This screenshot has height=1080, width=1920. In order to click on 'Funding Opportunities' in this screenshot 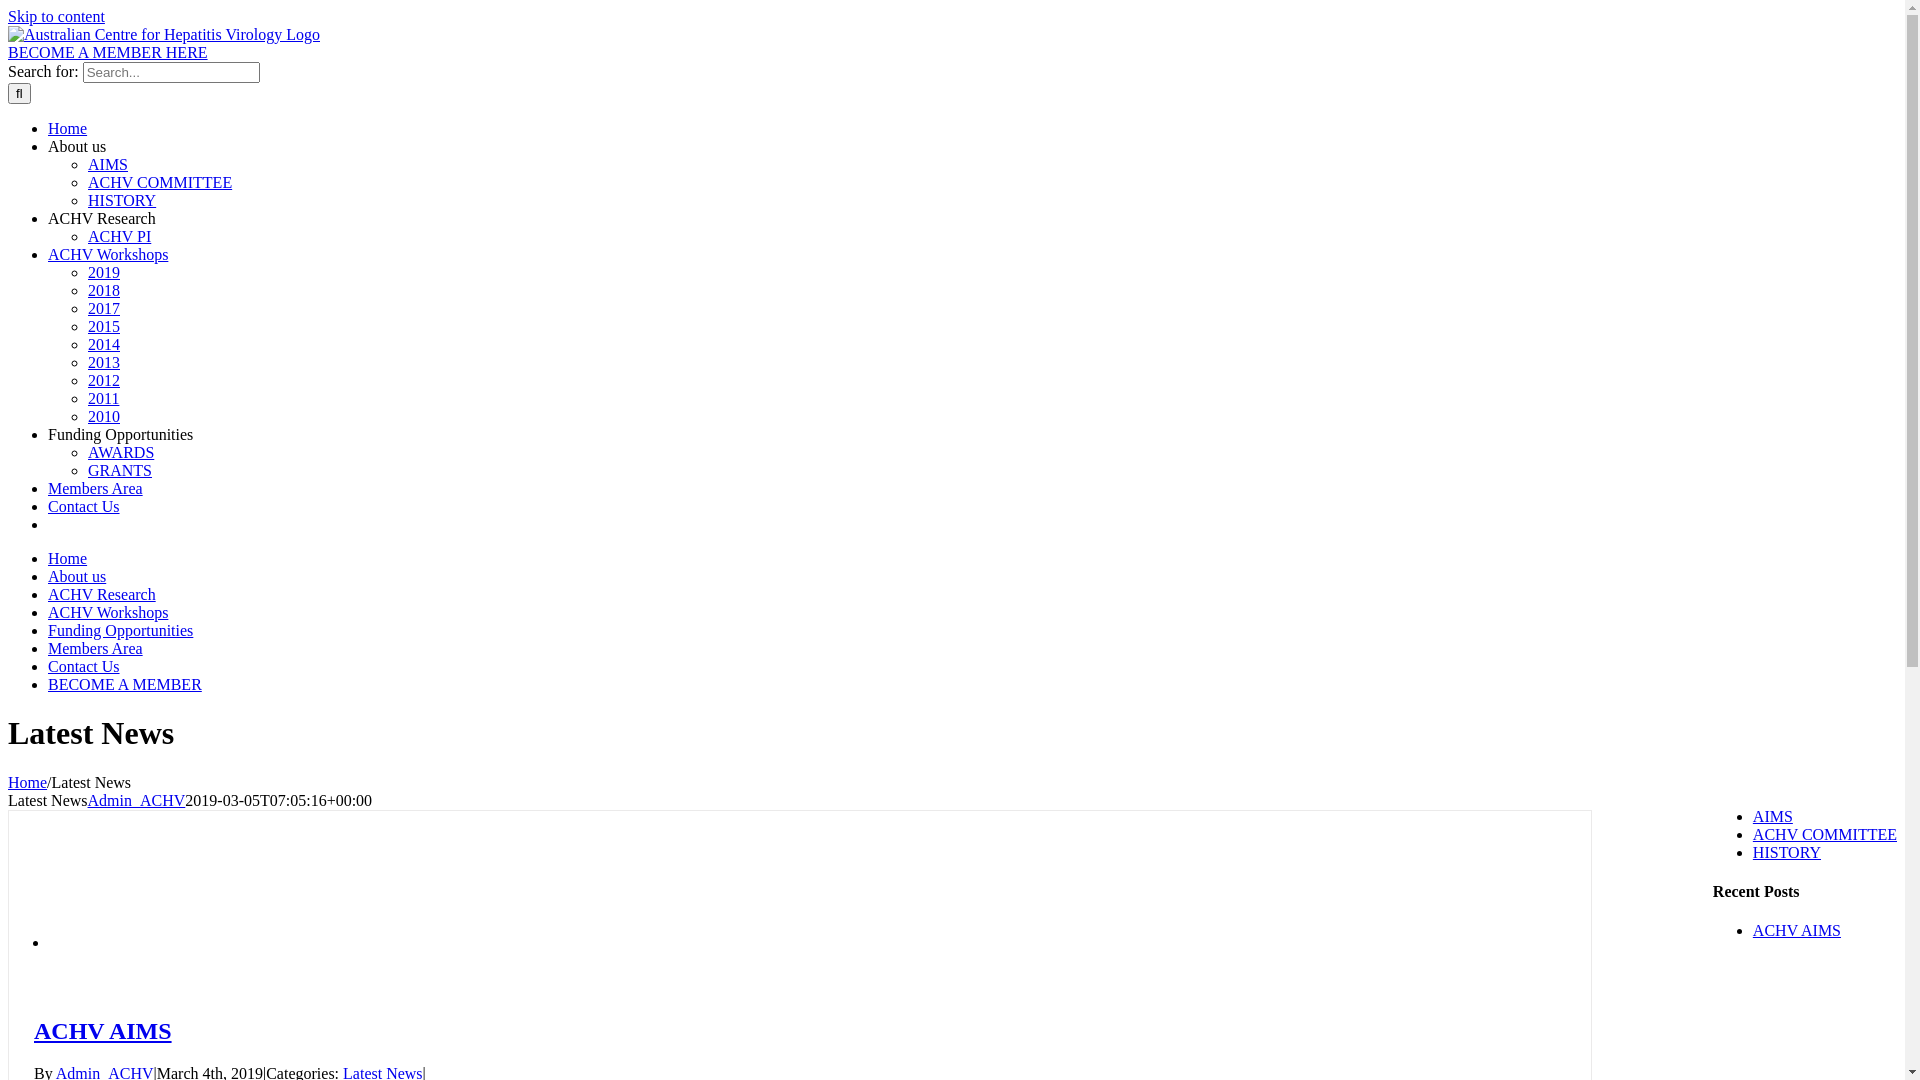, I will do `click(119, 630)`.